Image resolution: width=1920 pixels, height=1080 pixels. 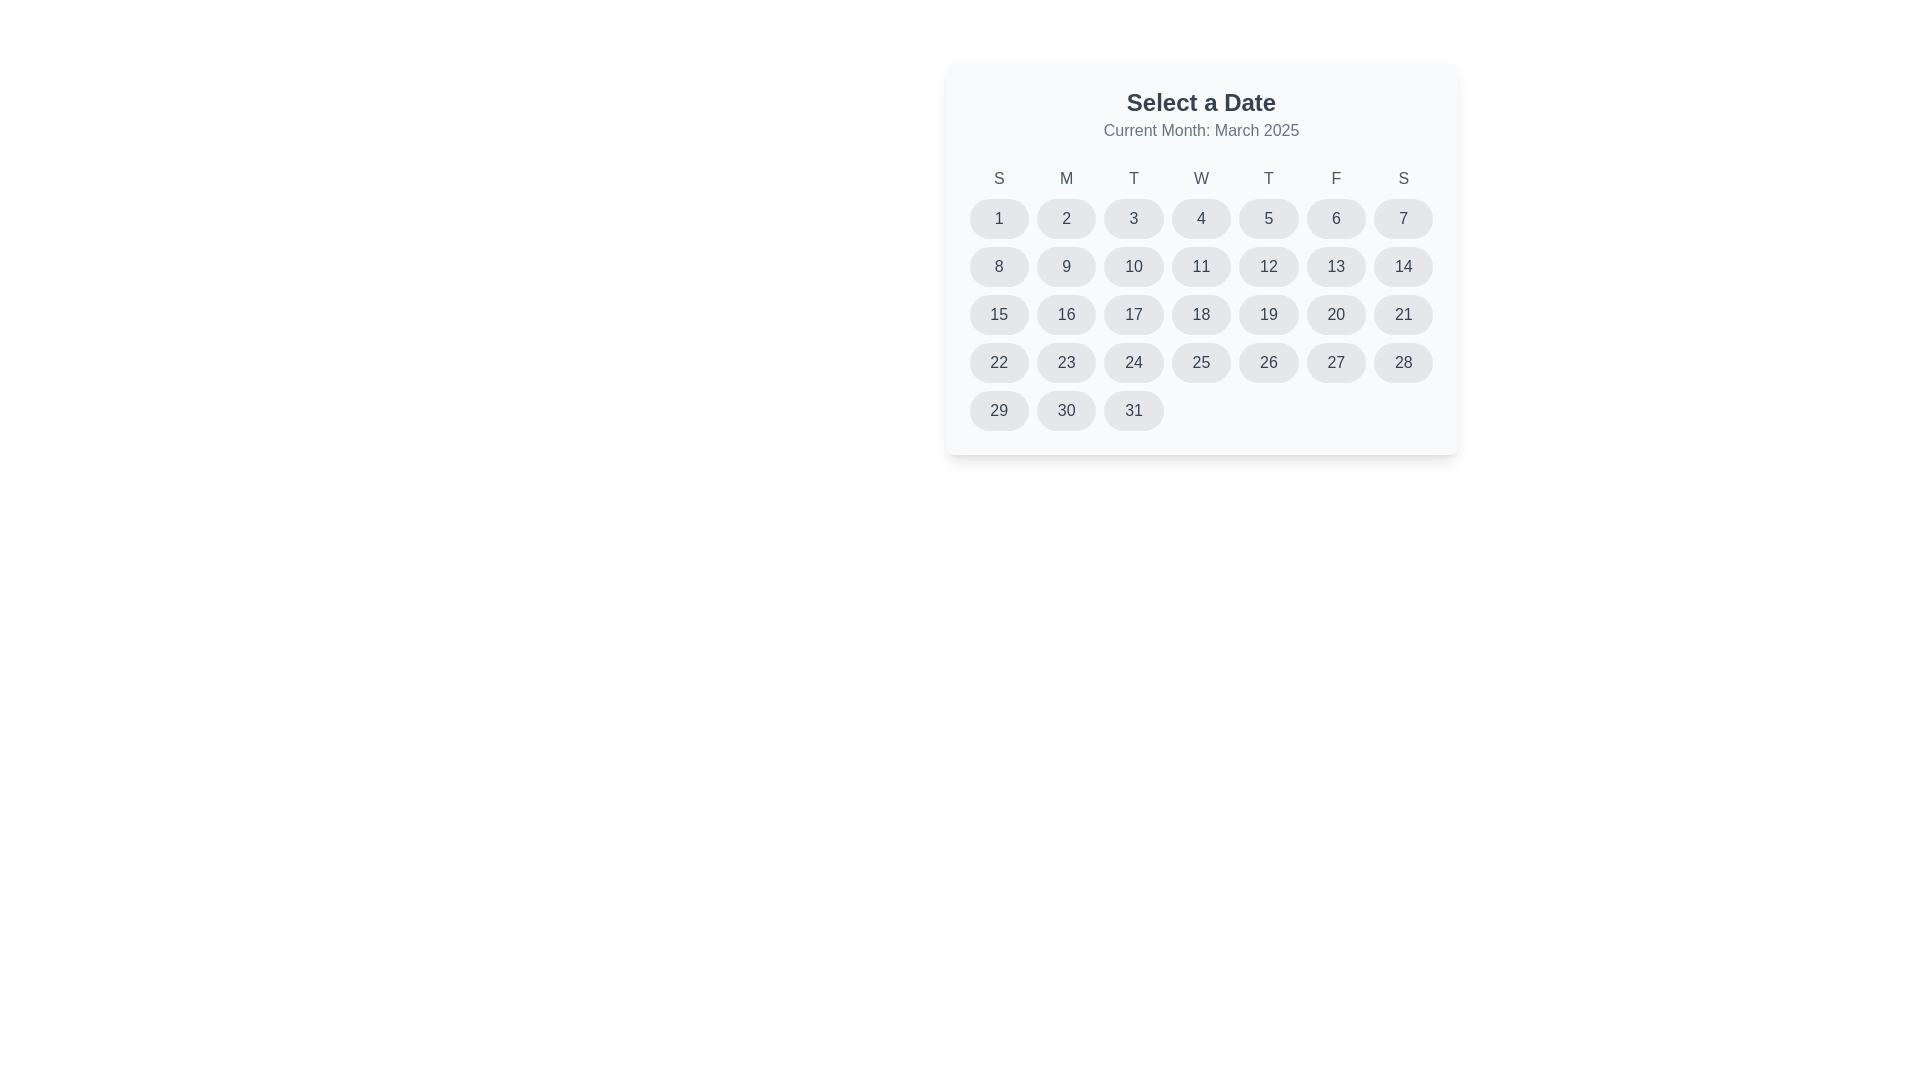 What do you see at coordinates (1267, 219) in the screenshot?
I see `the date button '5' in the March 2025 calendar to activate the hover effect` at bounding box center [1267, 219].